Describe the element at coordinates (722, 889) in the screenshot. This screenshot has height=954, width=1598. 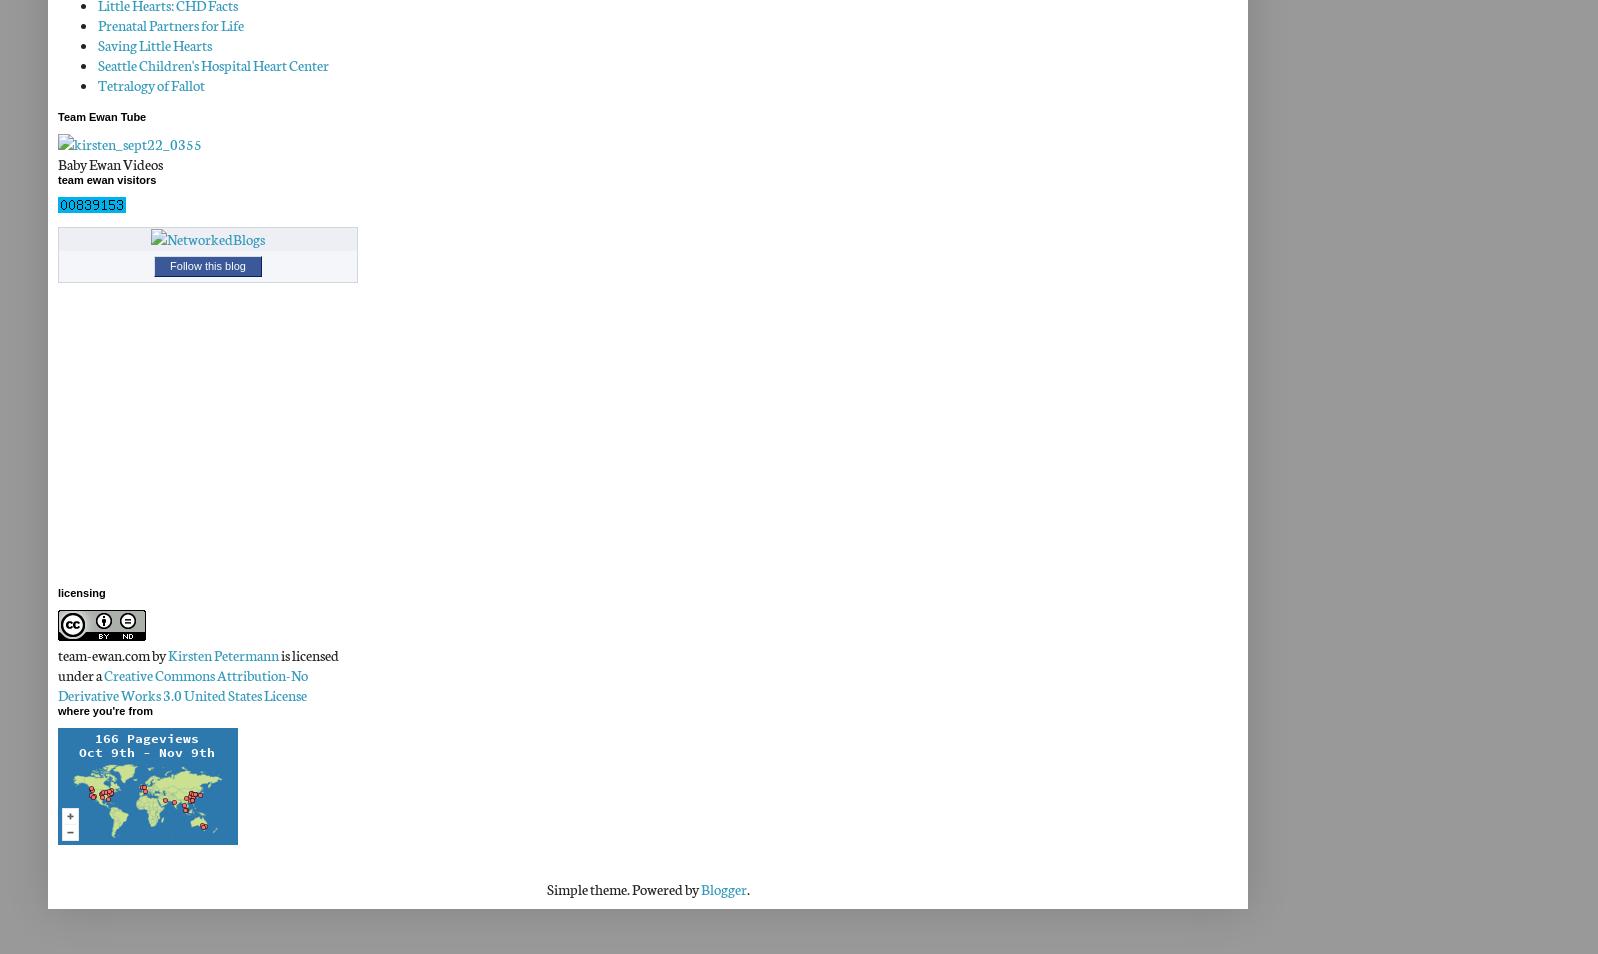
I see `'Blogger'` at that location.